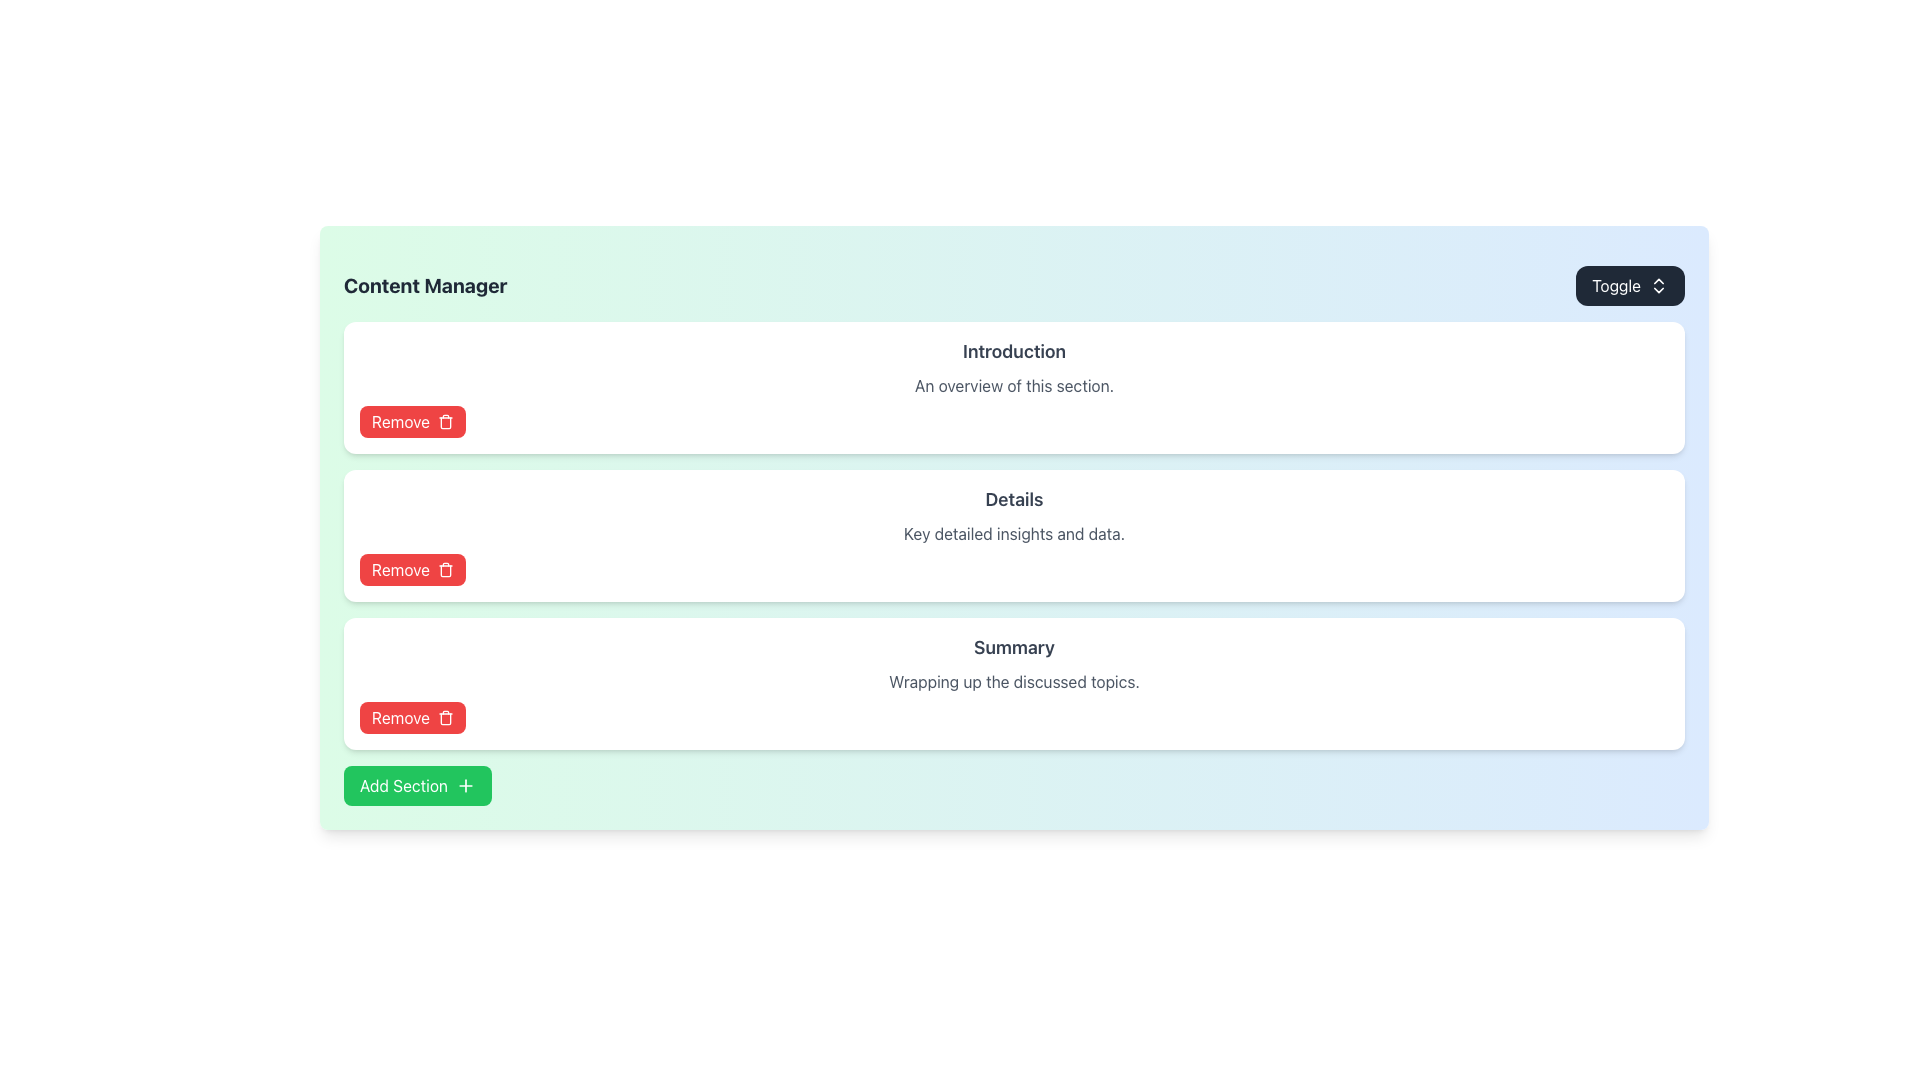 Image resolution: width=1920 pixels, height=1080 pixels. Describe the element at coordinates (445, 420) in the screenshot. I see `the small, red trash icon located to the right of the 'Remove' text on the red button` at that location.